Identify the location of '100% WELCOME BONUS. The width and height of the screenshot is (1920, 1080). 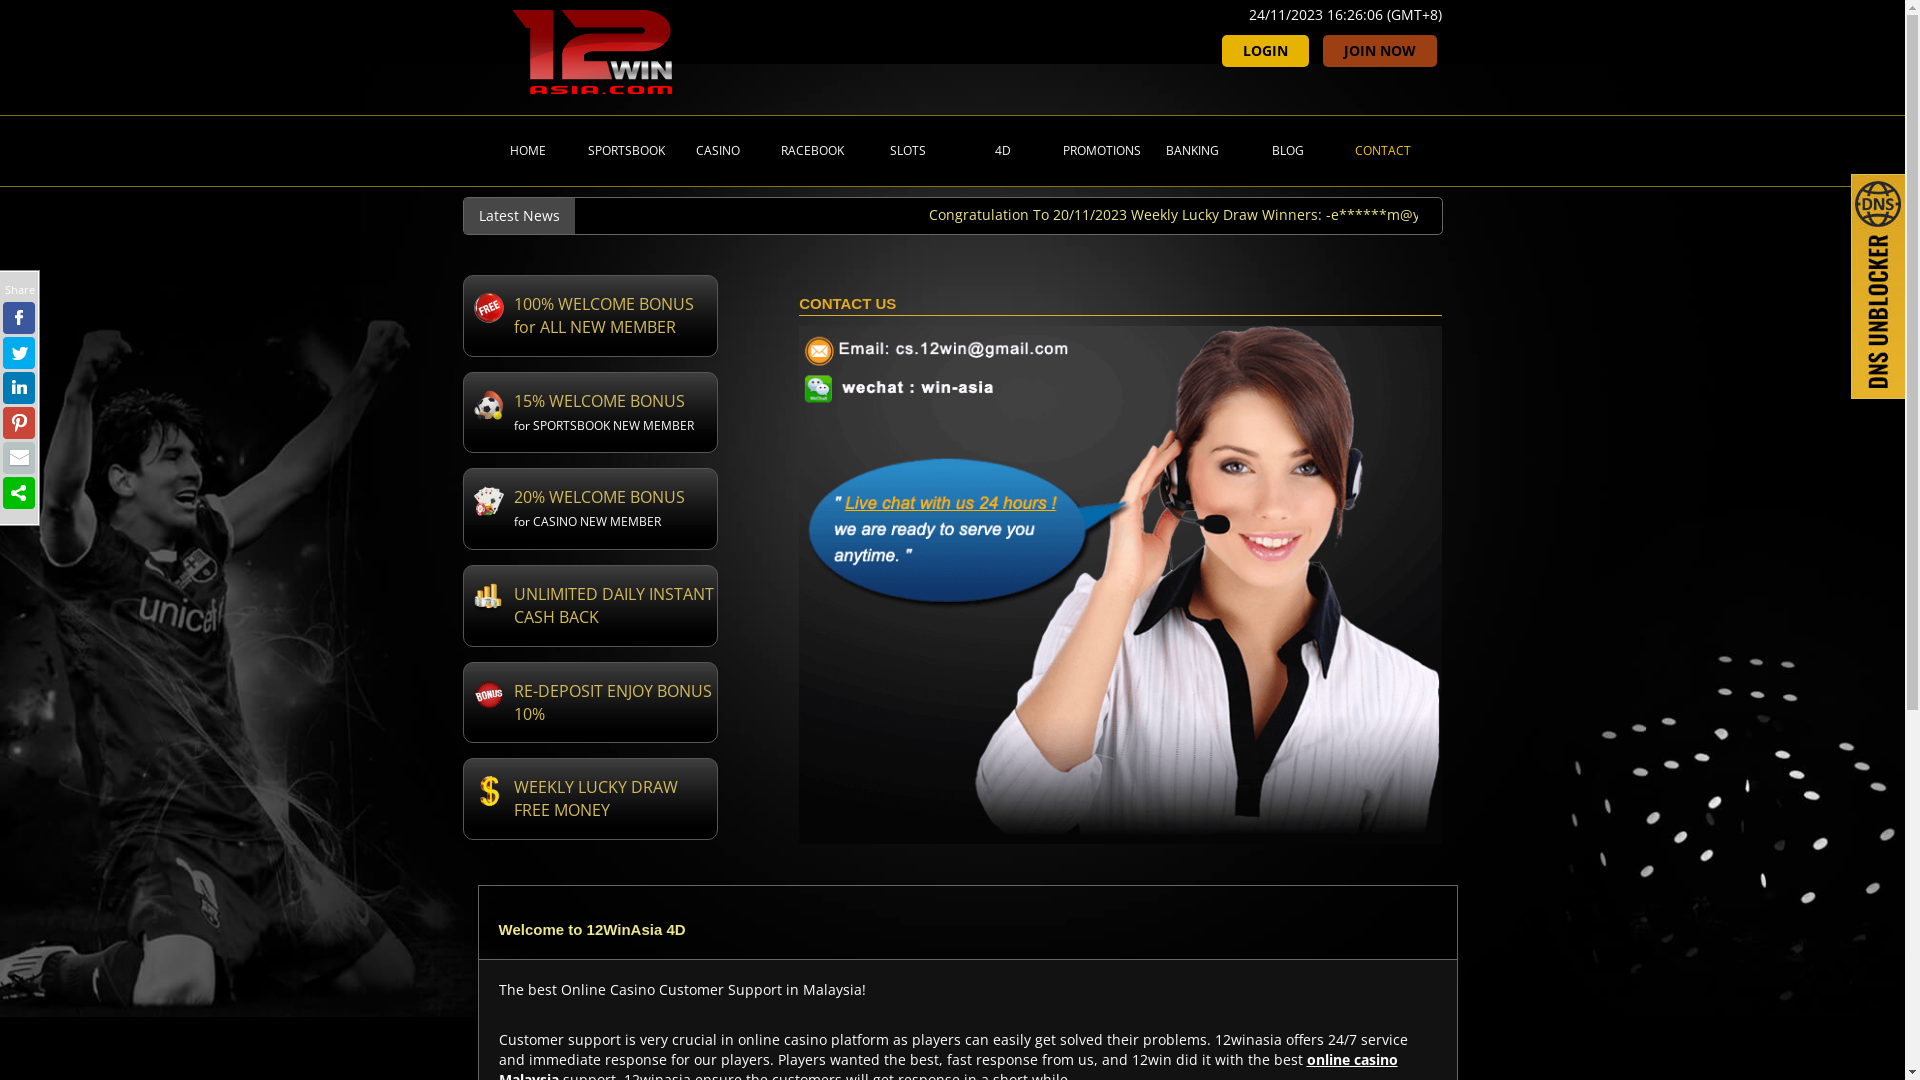
(588, 315).